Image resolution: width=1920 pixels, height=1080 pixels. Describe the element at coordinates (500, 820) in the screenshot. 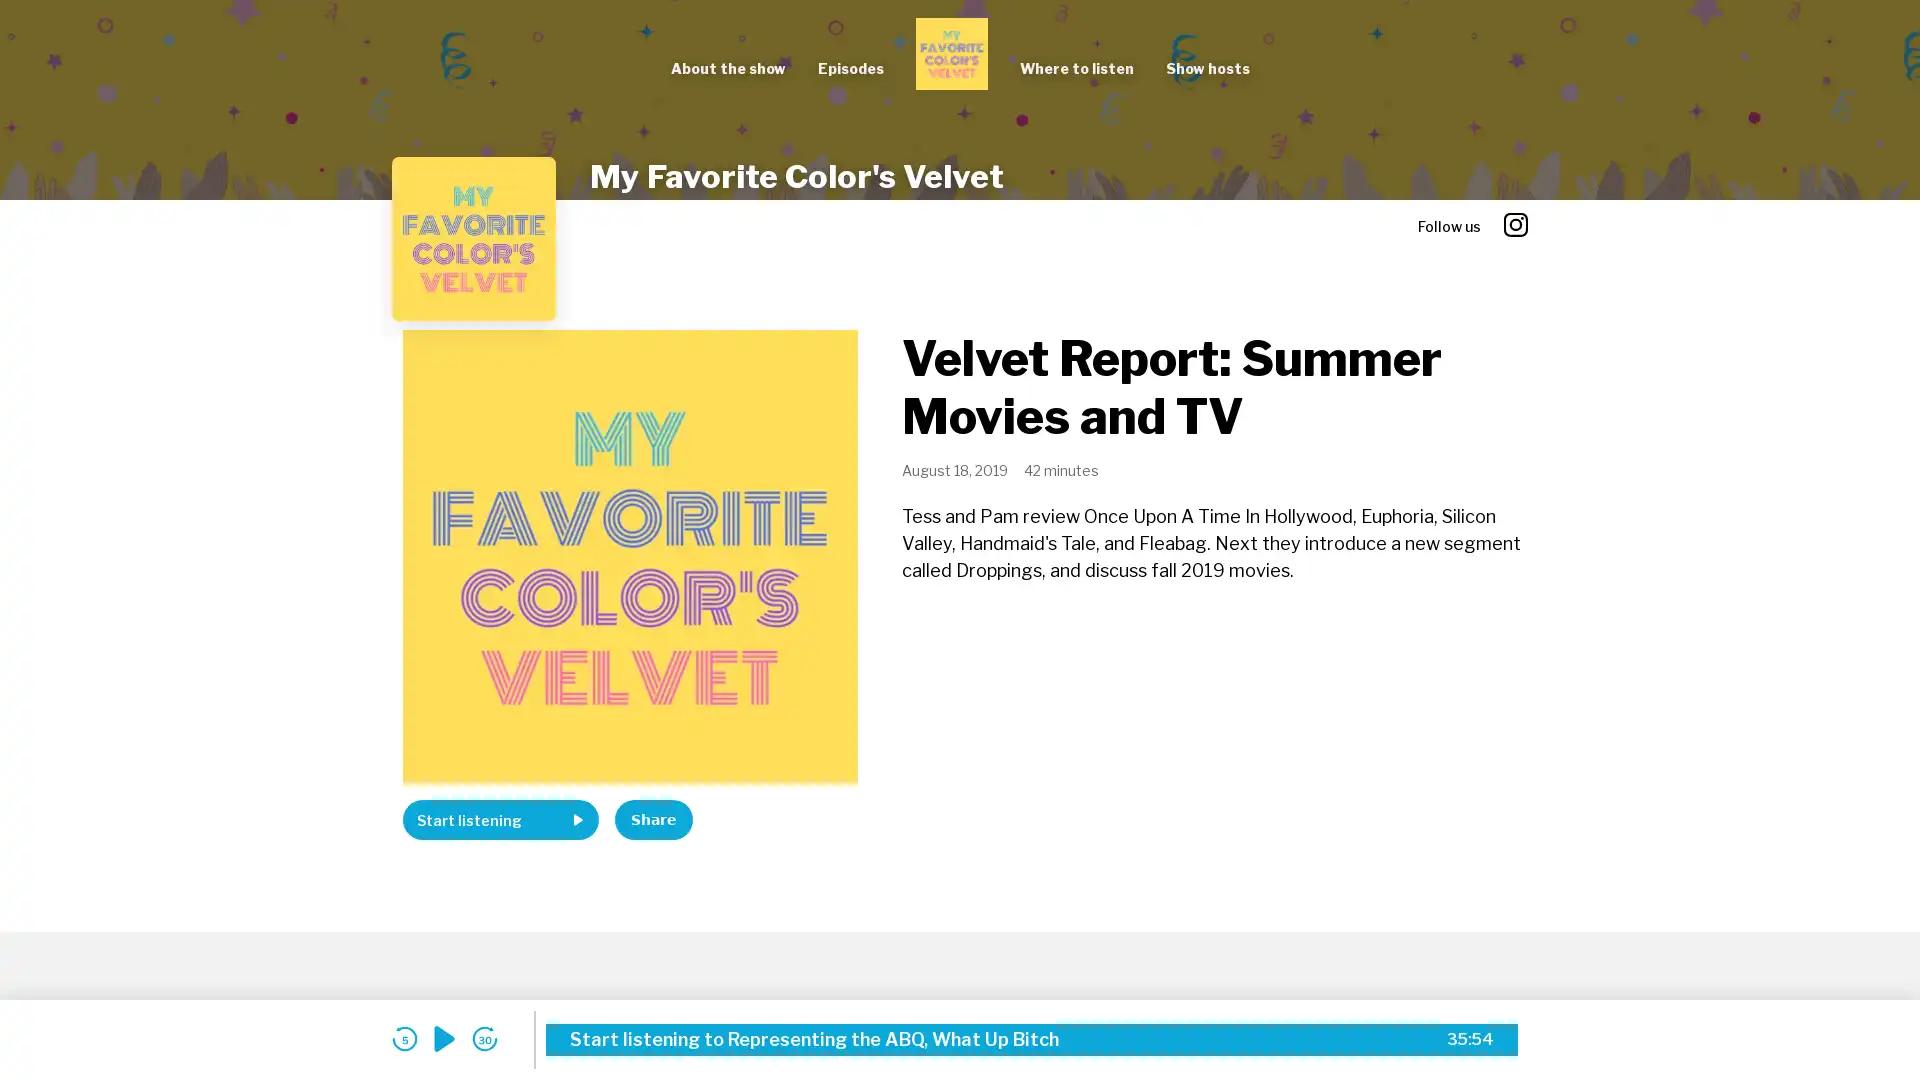

I see `Start listening` at that location.